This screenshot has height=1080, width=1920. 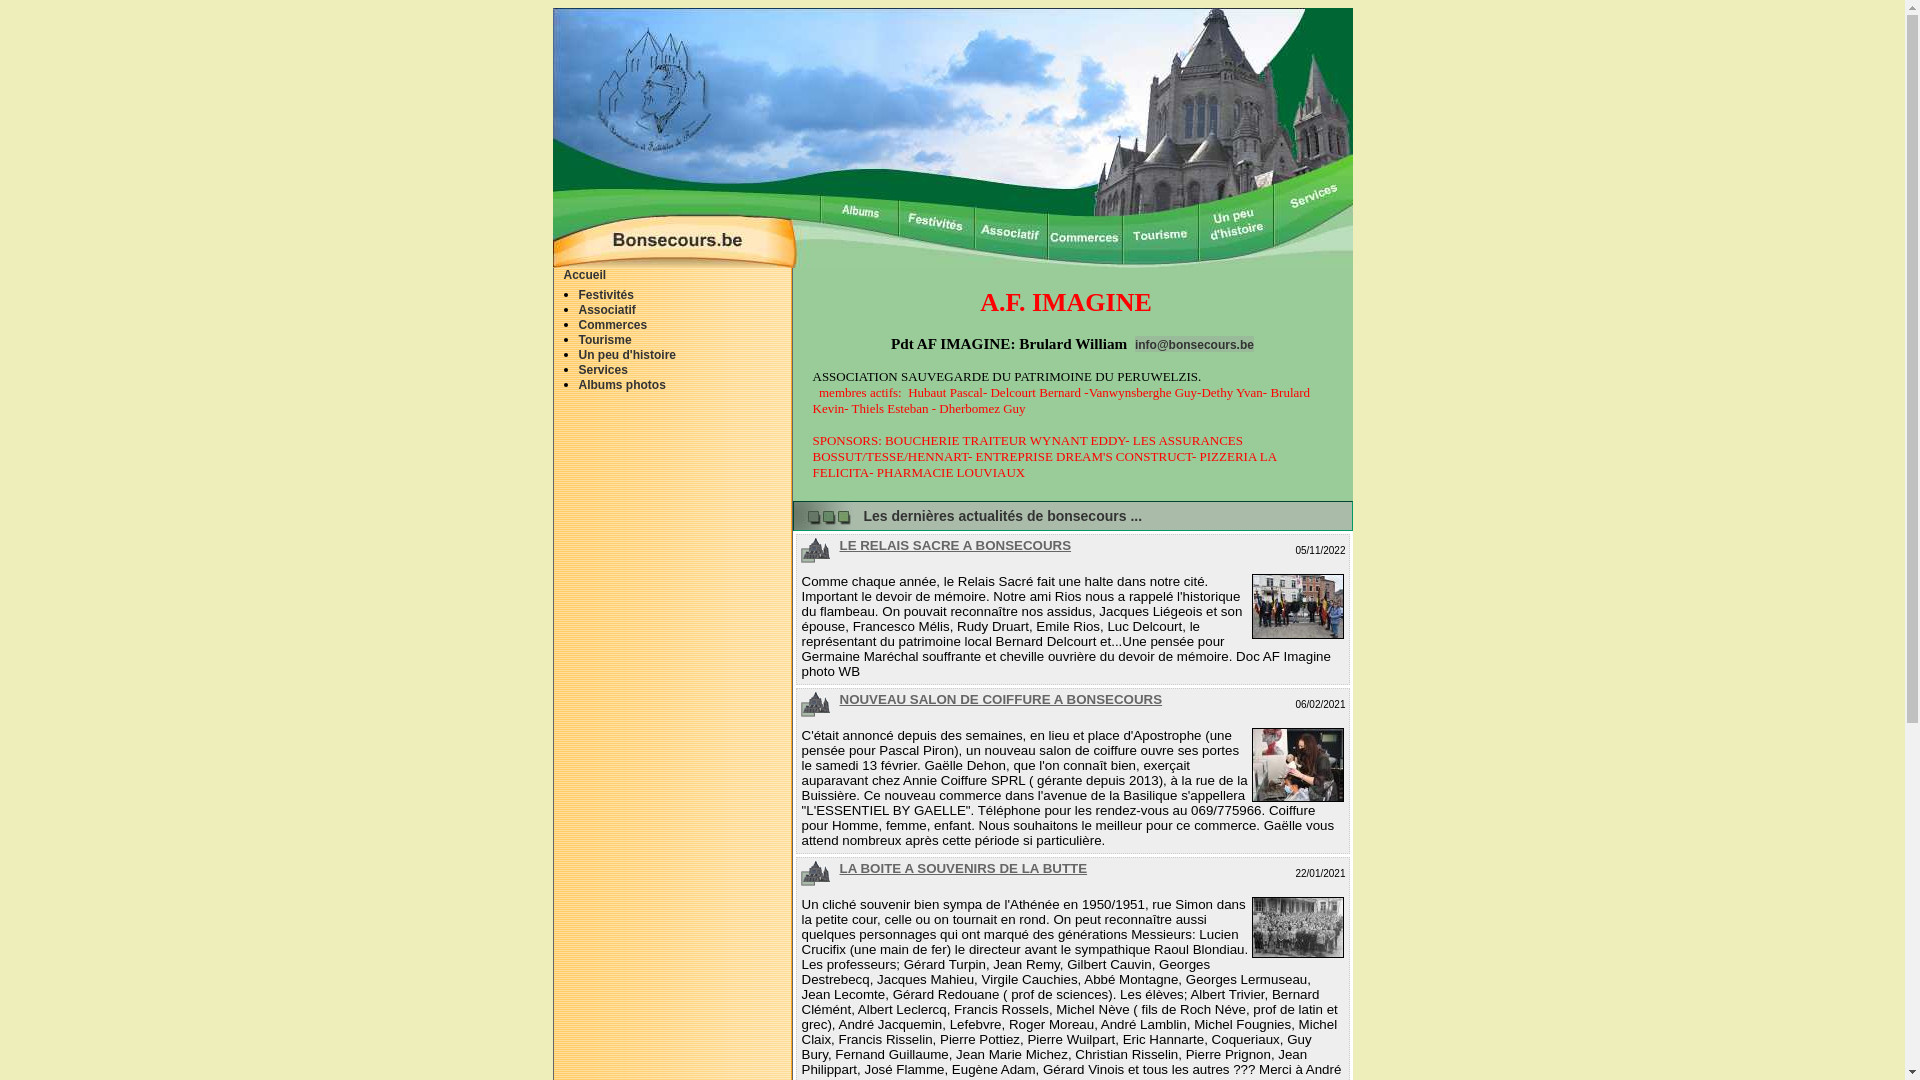 What do you see at coordinates (605, 309) in the screenshot?
I see `'Associatif'` at bounding box center [605, 309].